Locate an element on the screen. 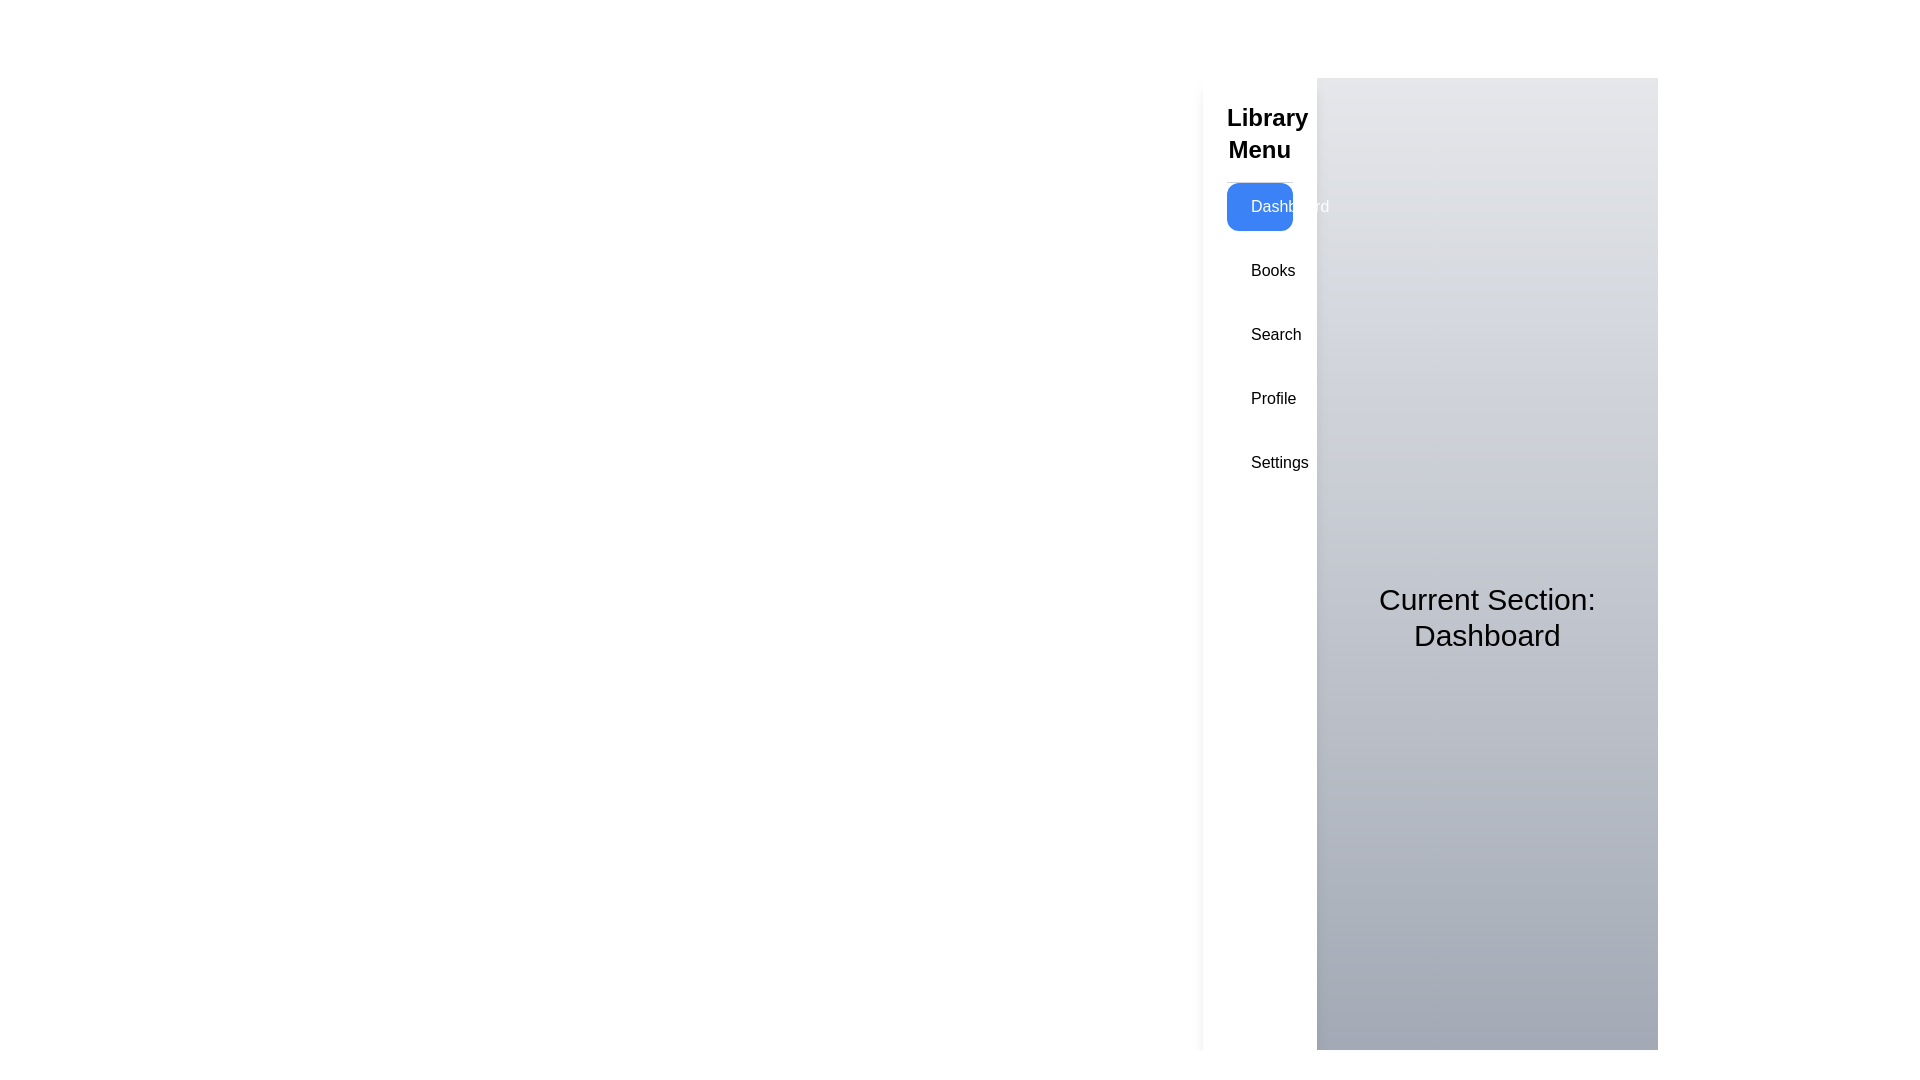 Image resolution: width=1920 pixels, height=1080 pixels. the menu item corresponding to Books to navigate to that section is located at coordinates (1258, 270).